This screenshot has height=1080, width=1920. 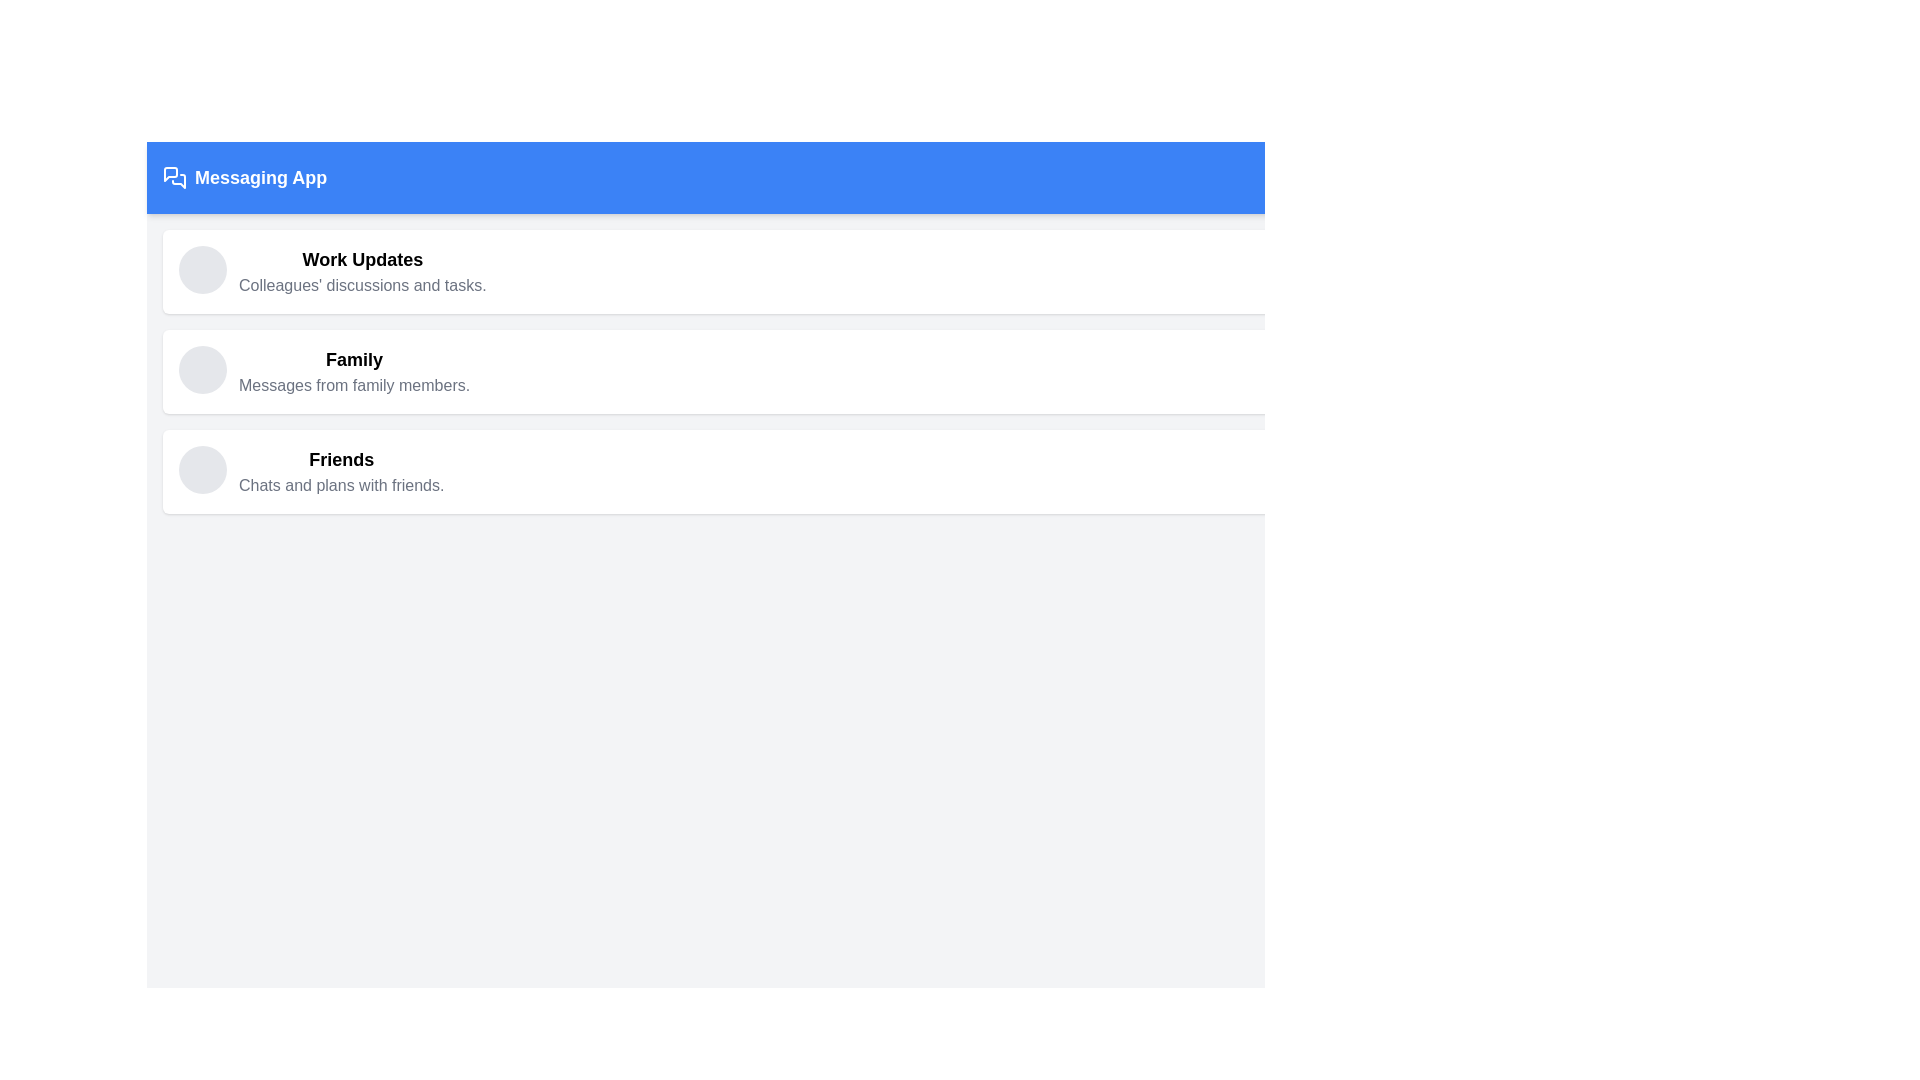 What do you see at coordinates (354, 358) in the screenshot?
I see `the 'Family' section heading text label, which is positioned directly above the 'Messages from family members' text` at bounding box center [354, 358].